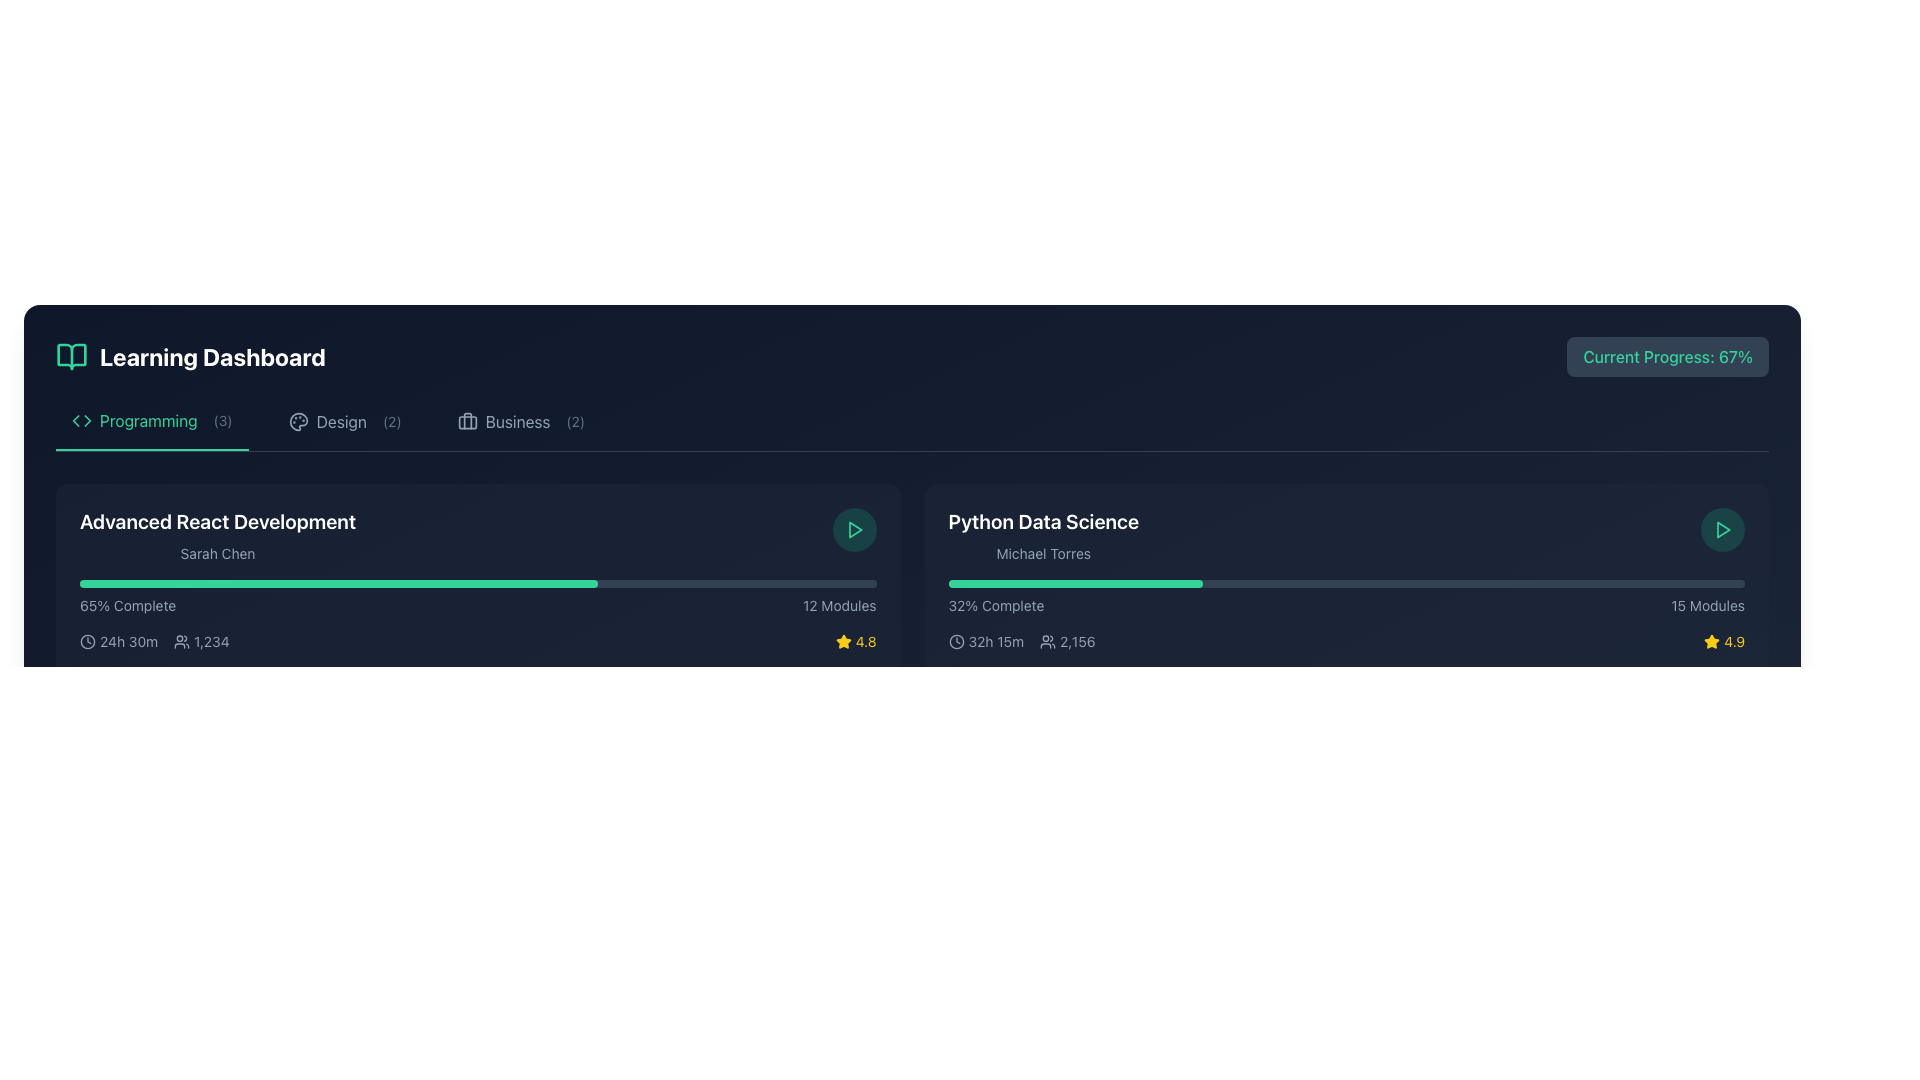  I want to click on the programming icon with triangular brackets located in the first tab labeled 'Programming (3)' in the top navigation section of the dashboard, so click(80, 419).